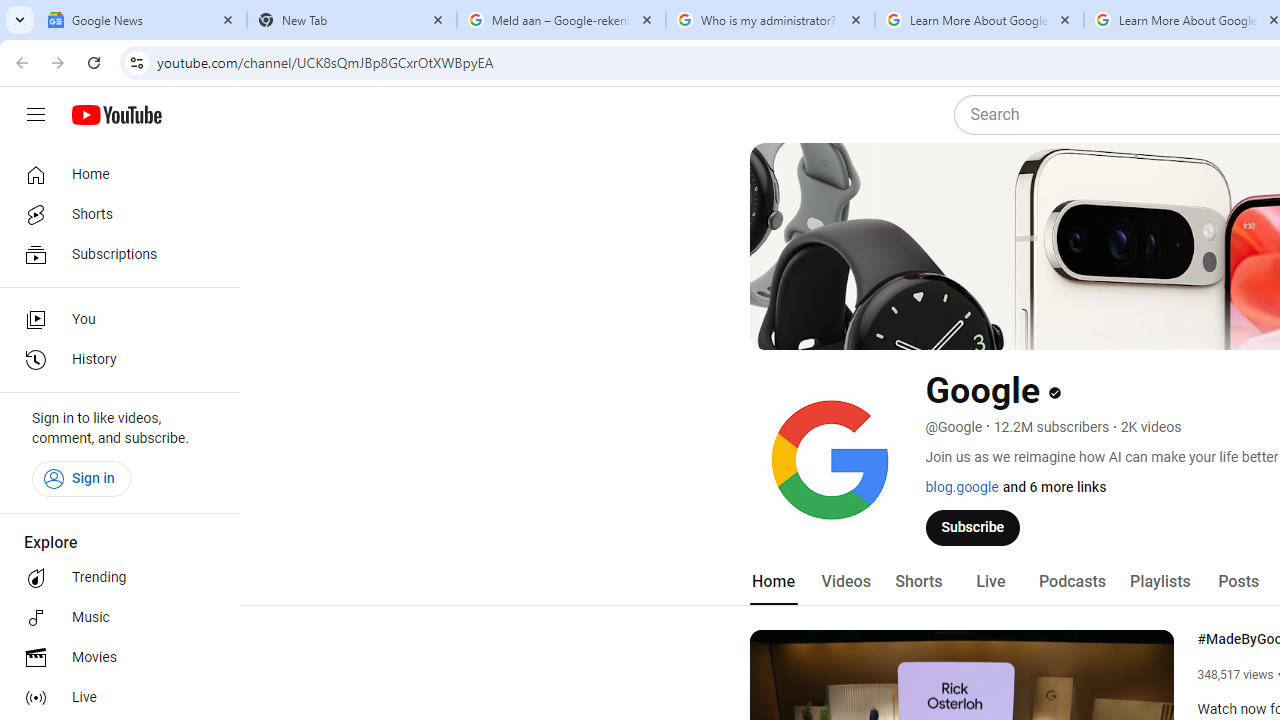 The image size is (1280, 720). What do you see at coordinates (35, 115) in the screenshot?
I see `'Guide'` at bounding box center [35, 115].